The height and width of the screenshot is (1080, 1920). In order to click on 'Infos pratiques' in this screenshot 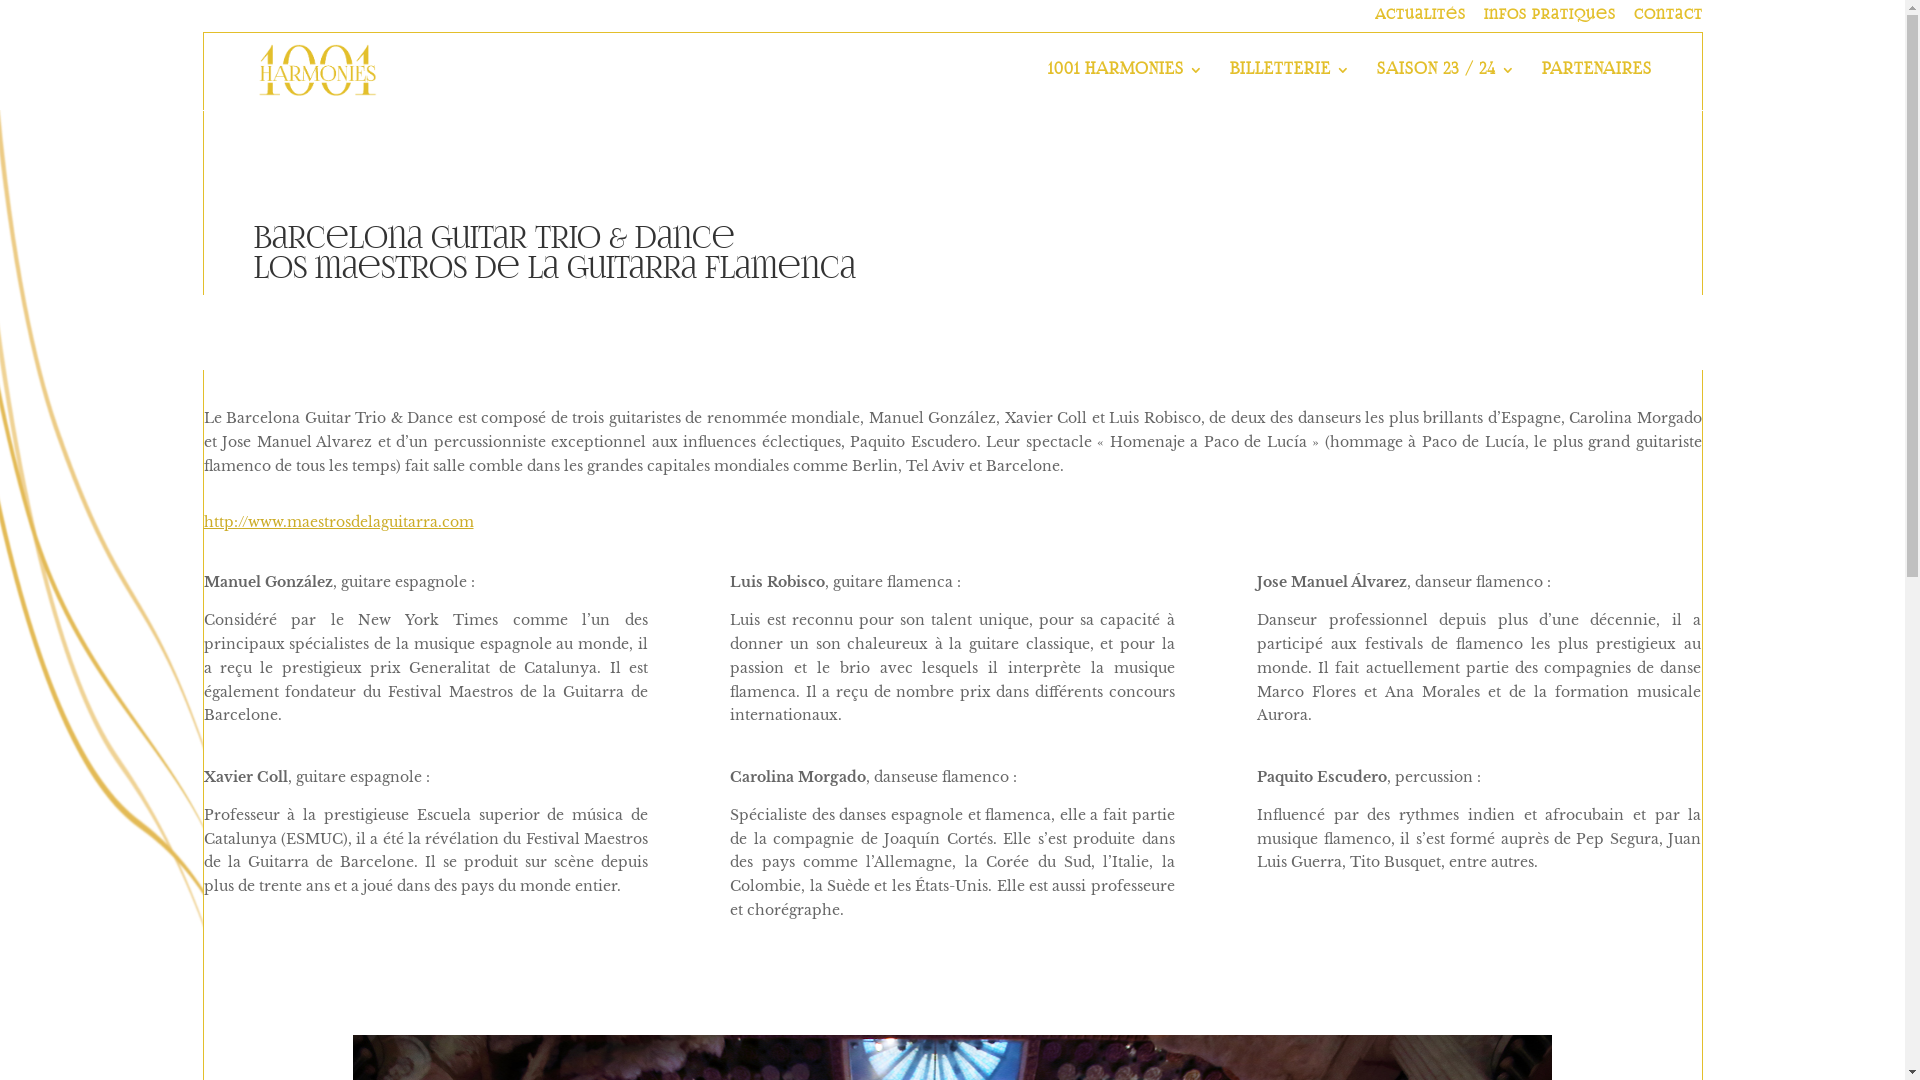, I will do `click(1483, 20)`.